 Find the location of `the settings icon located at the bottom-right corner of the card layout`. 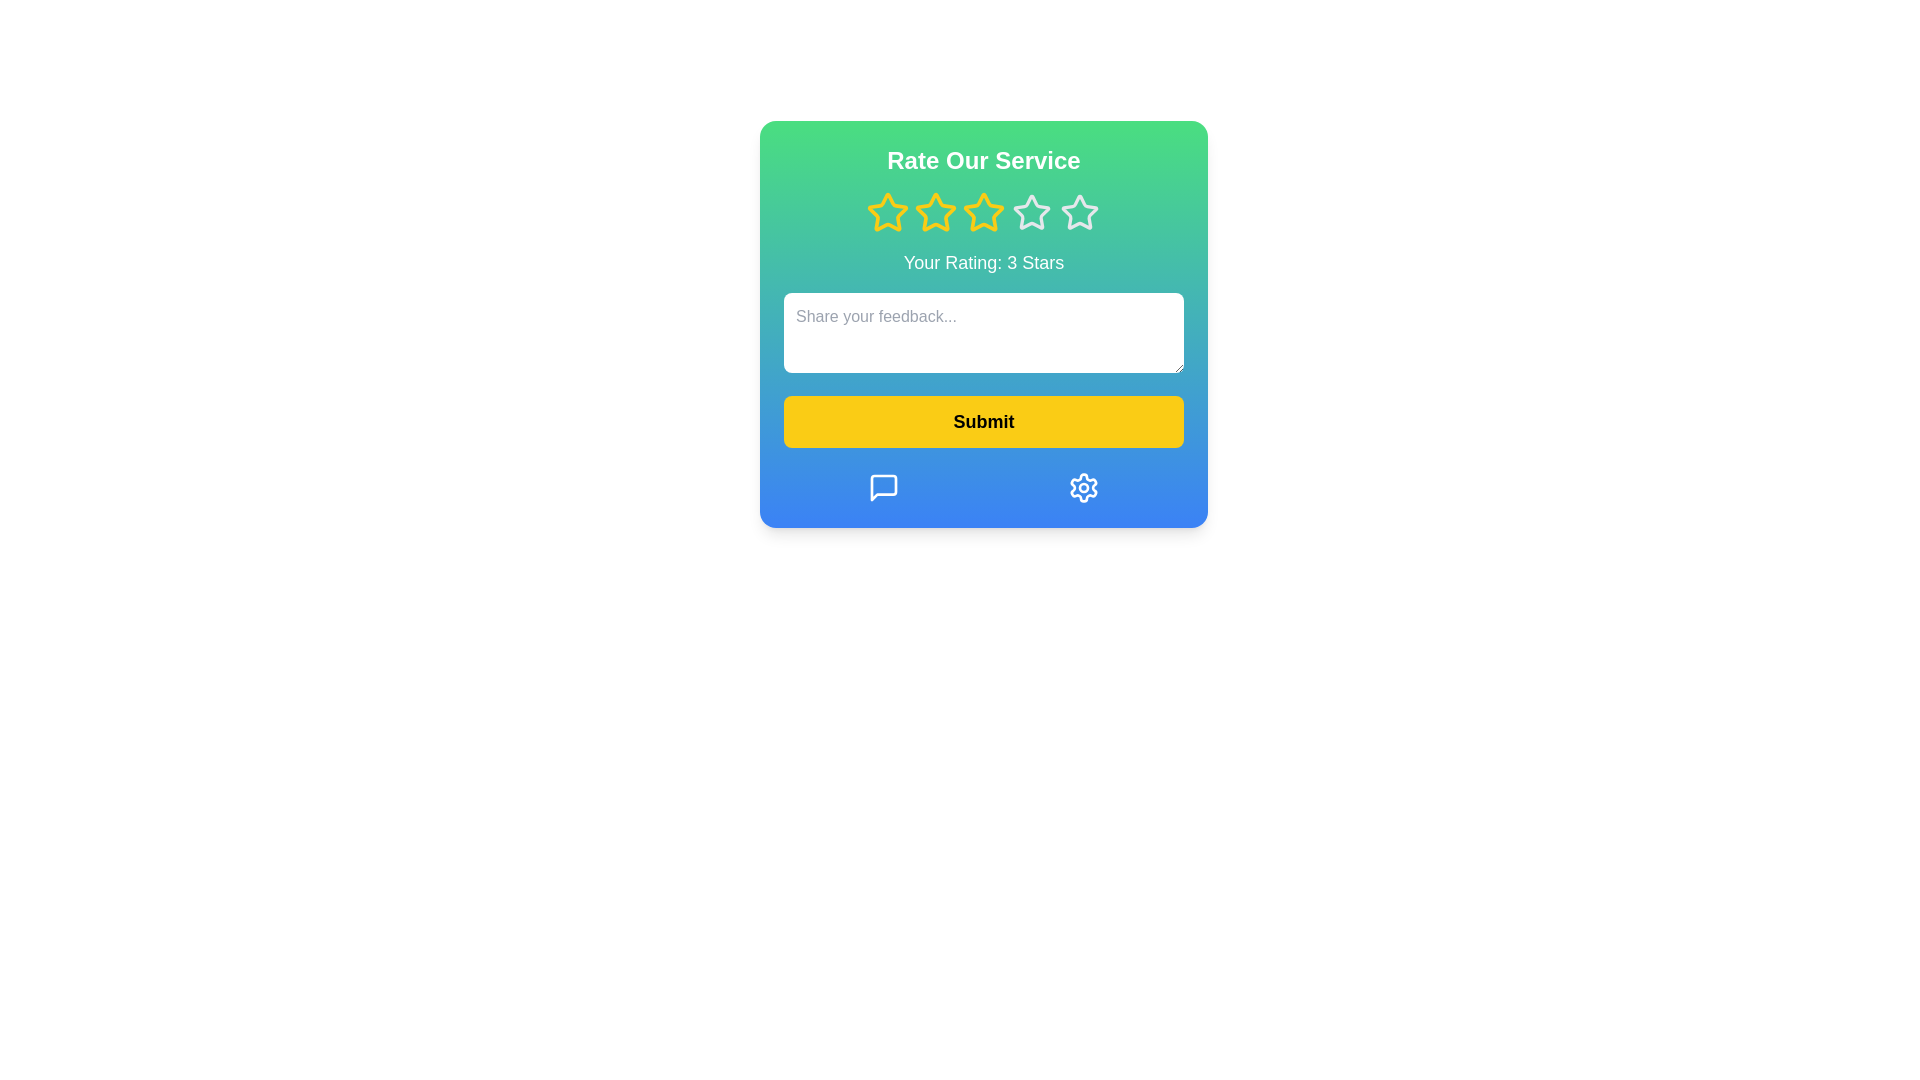

the settings icon located at the bottom-right corner of the card layout is located at coordinates (1083, 488).